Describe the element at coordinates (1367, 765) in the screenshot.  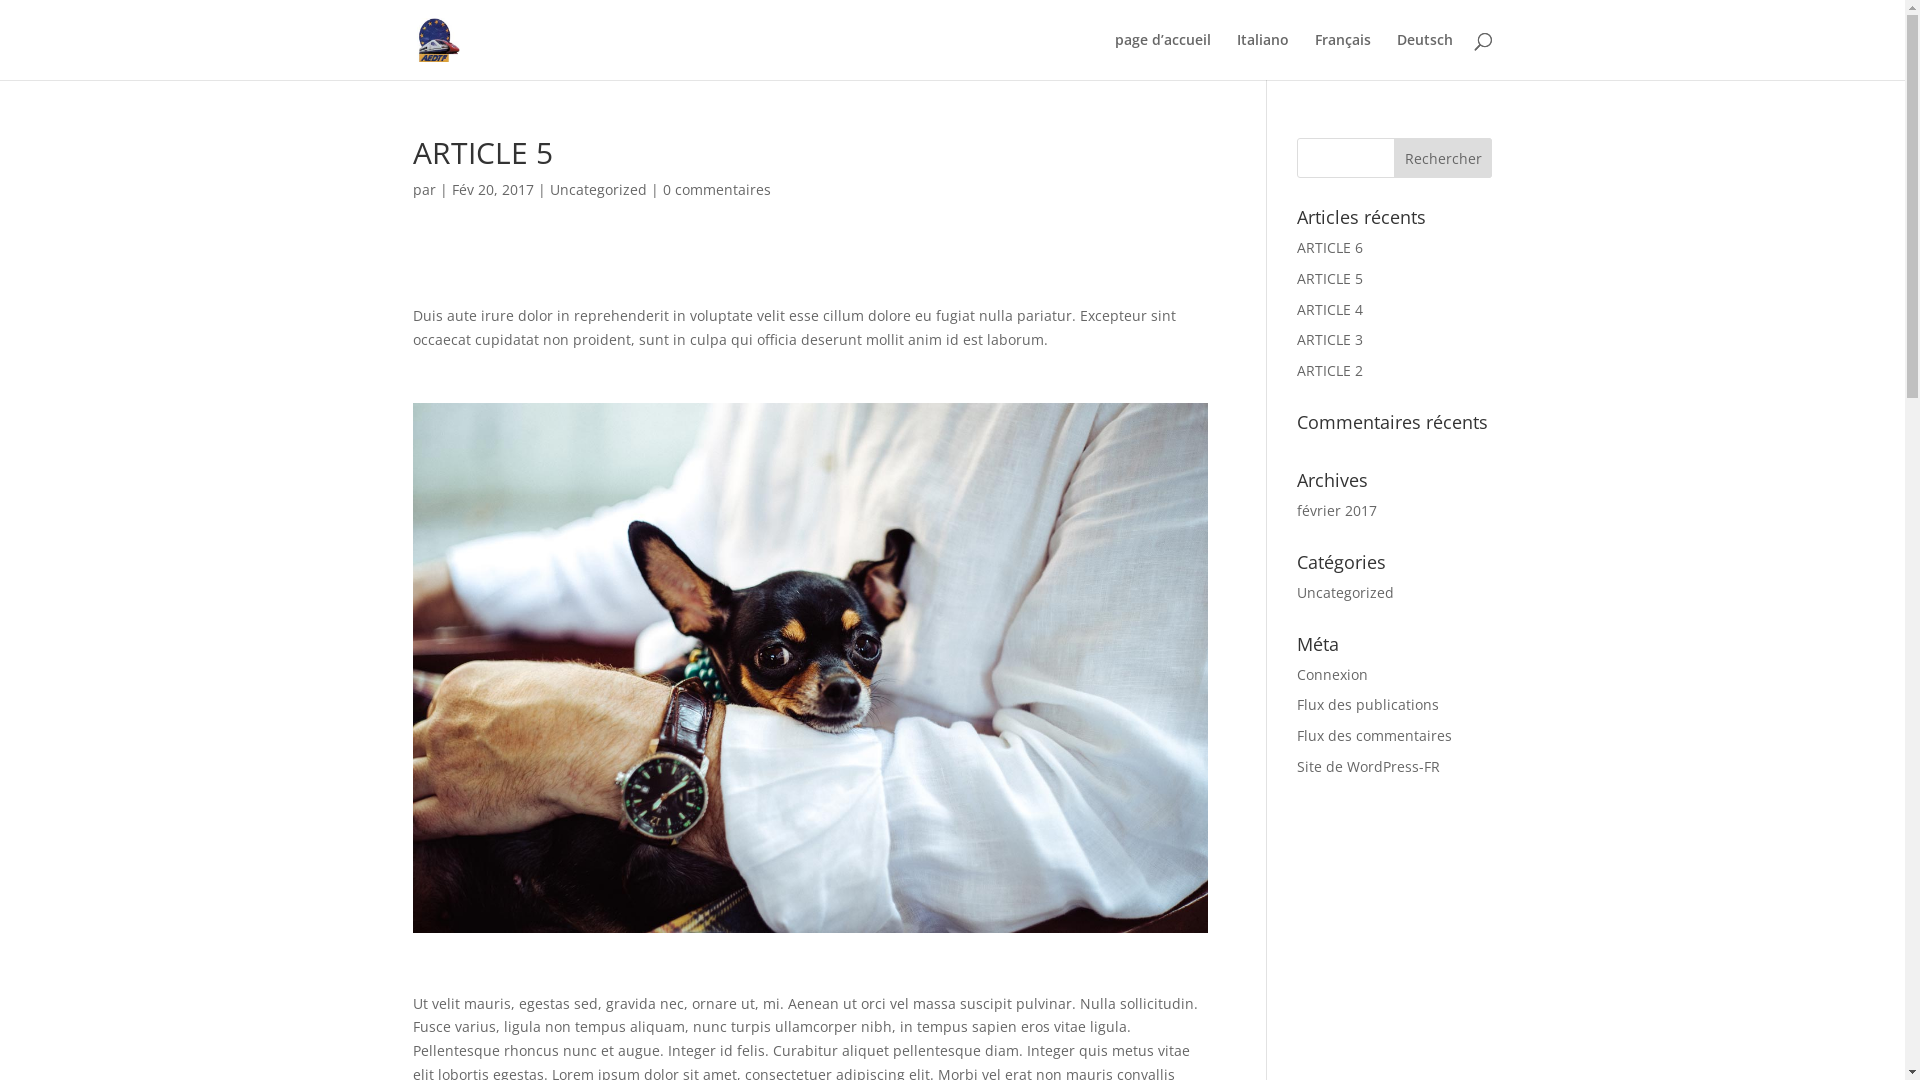
I see `'Site de WordPress-FR'` at that location.